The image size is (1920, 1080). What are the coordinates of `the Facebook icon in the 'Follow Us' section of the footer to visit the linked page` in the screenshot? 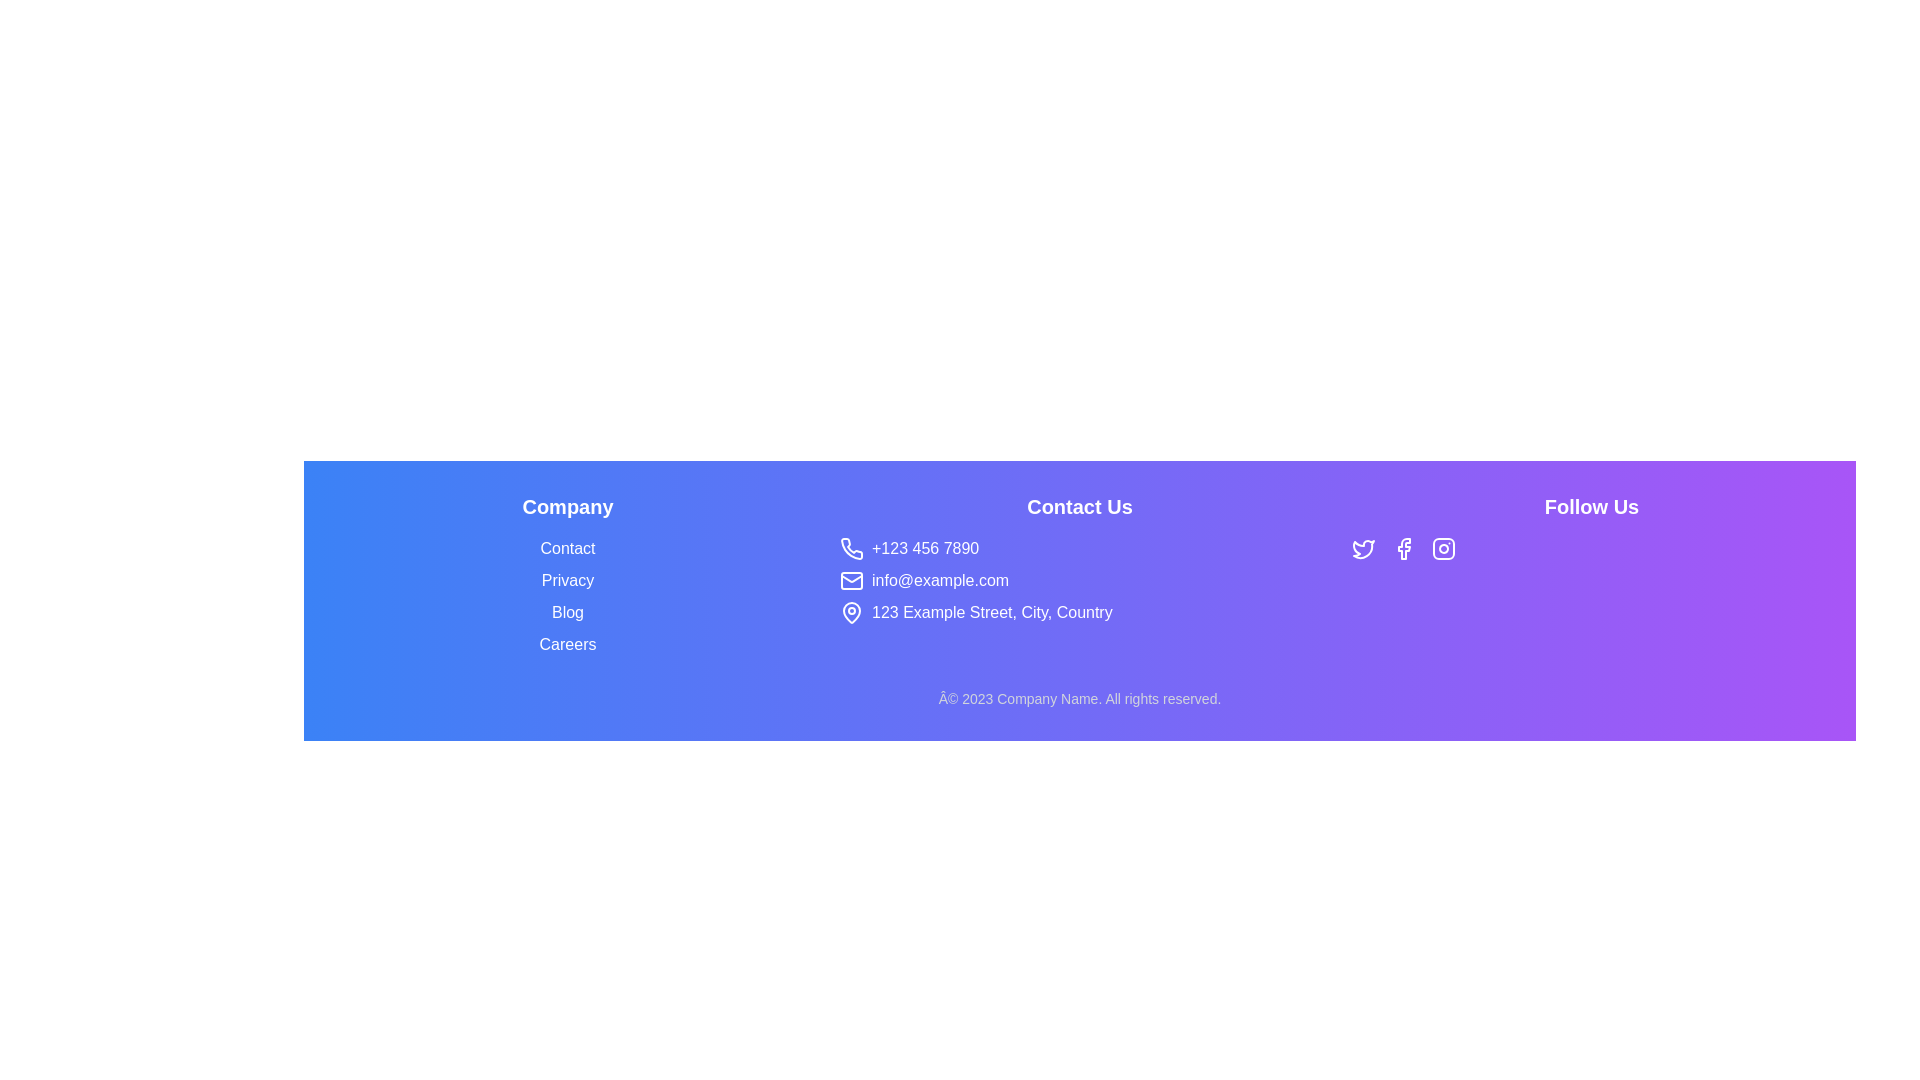 It's located at (1402, 548).